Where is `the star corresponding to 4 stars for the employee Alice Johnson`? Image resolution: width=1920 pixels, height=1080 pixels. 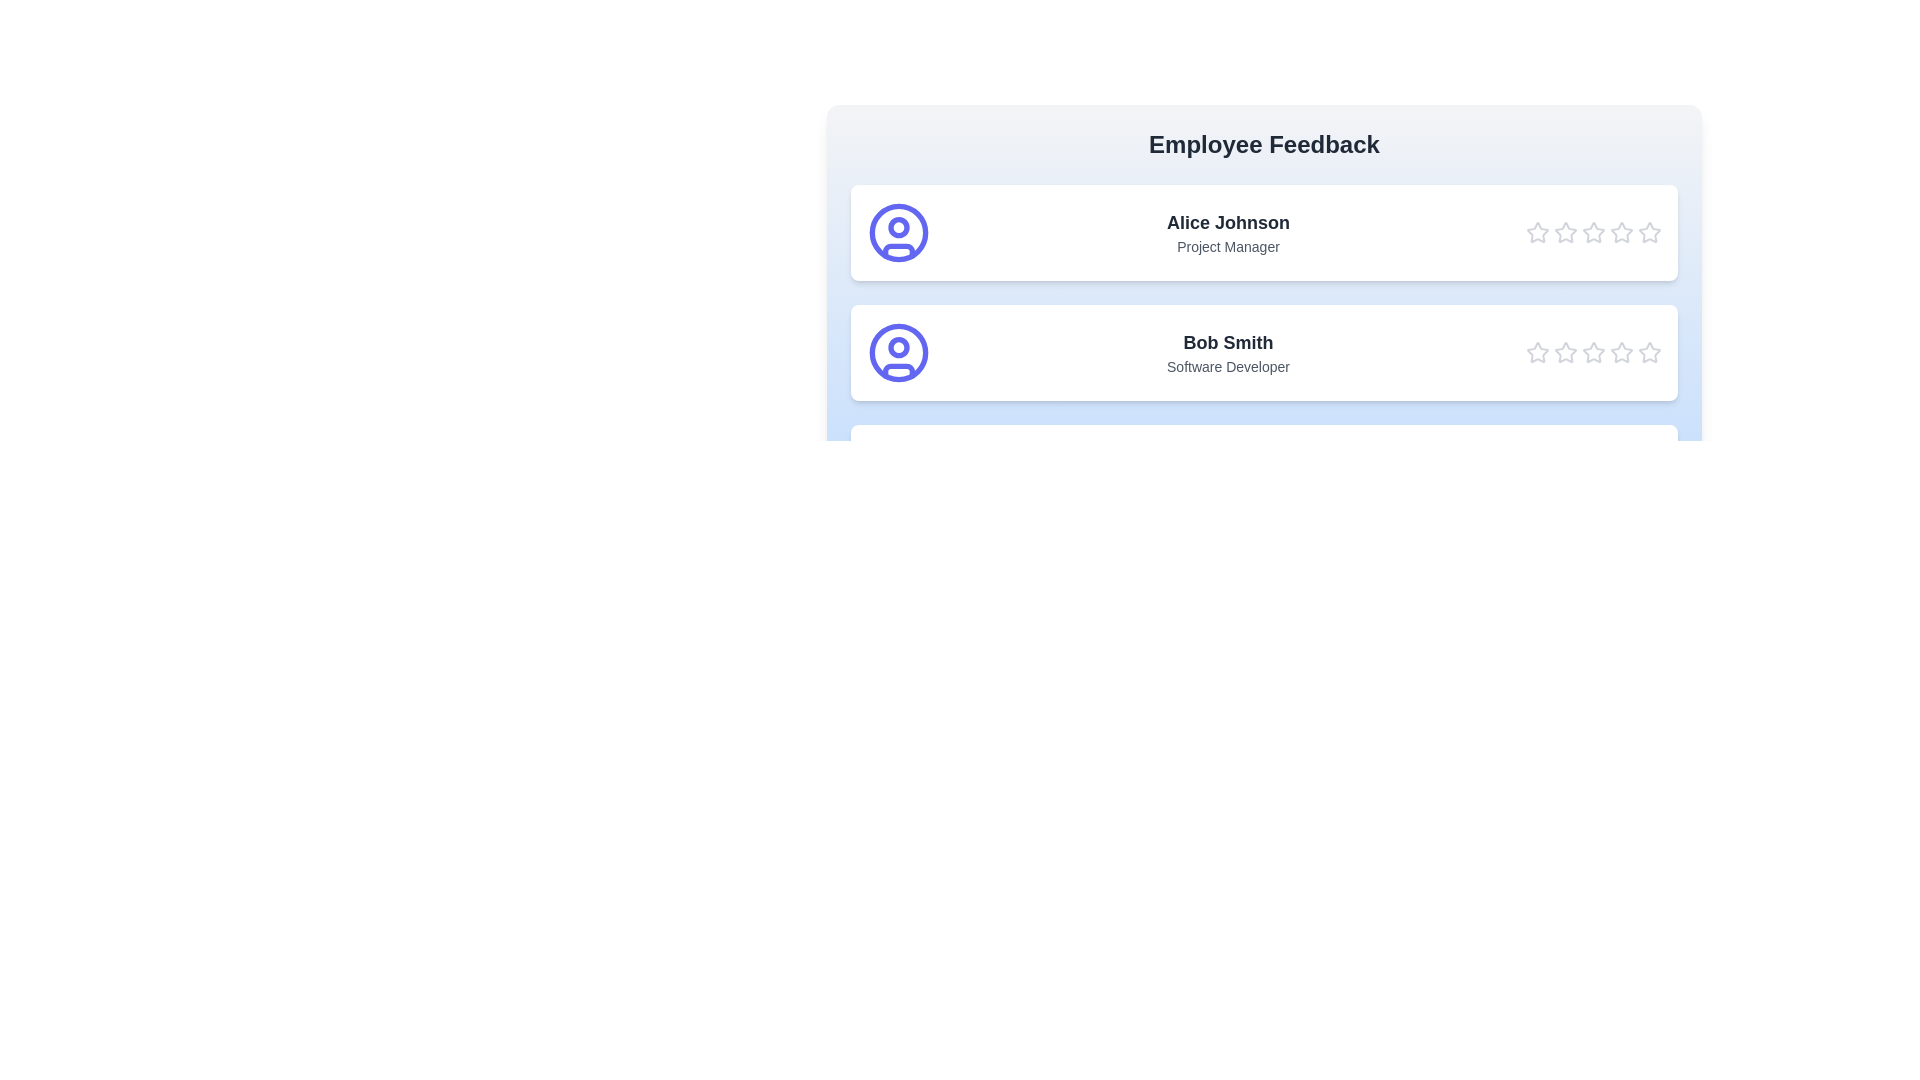 the star corresponding to 4 stars for the employee Alice Johnson is located at coordinates (1622, 231).